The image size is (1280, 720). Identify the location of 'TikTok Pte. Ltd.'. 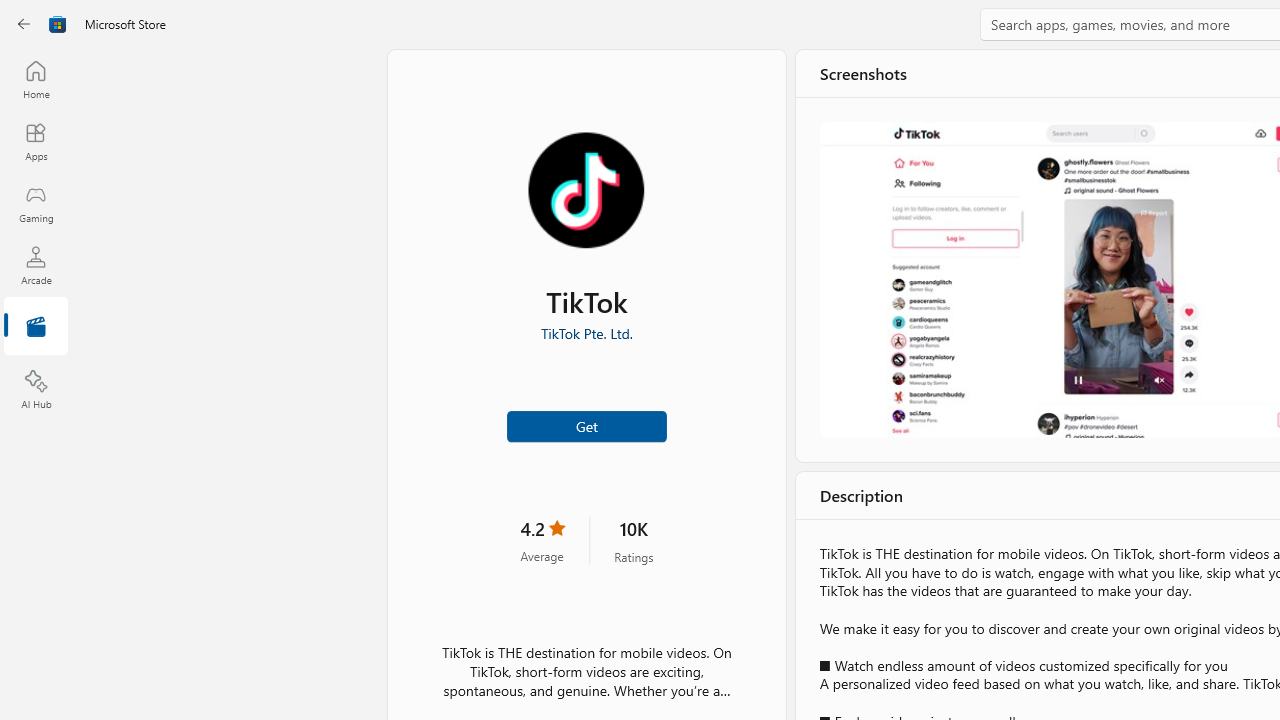
(585, 332).